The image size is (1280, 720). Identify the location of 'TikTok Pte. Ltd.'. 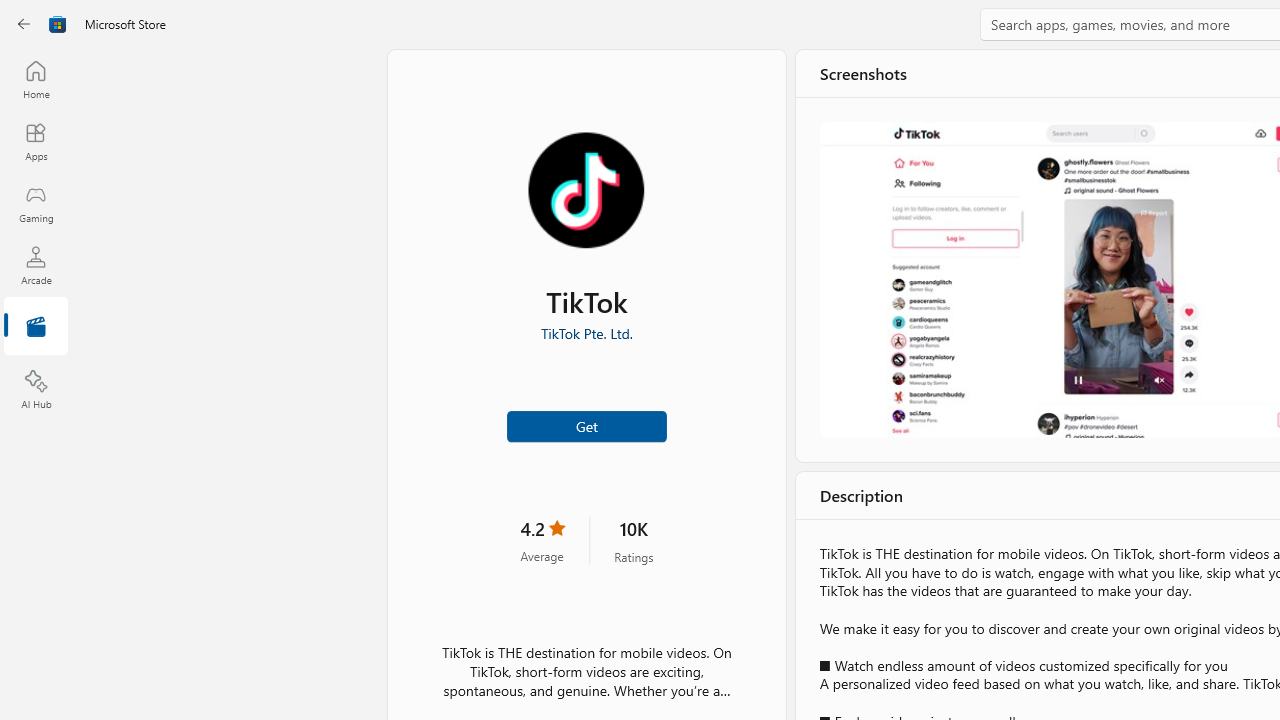
(585, 332).